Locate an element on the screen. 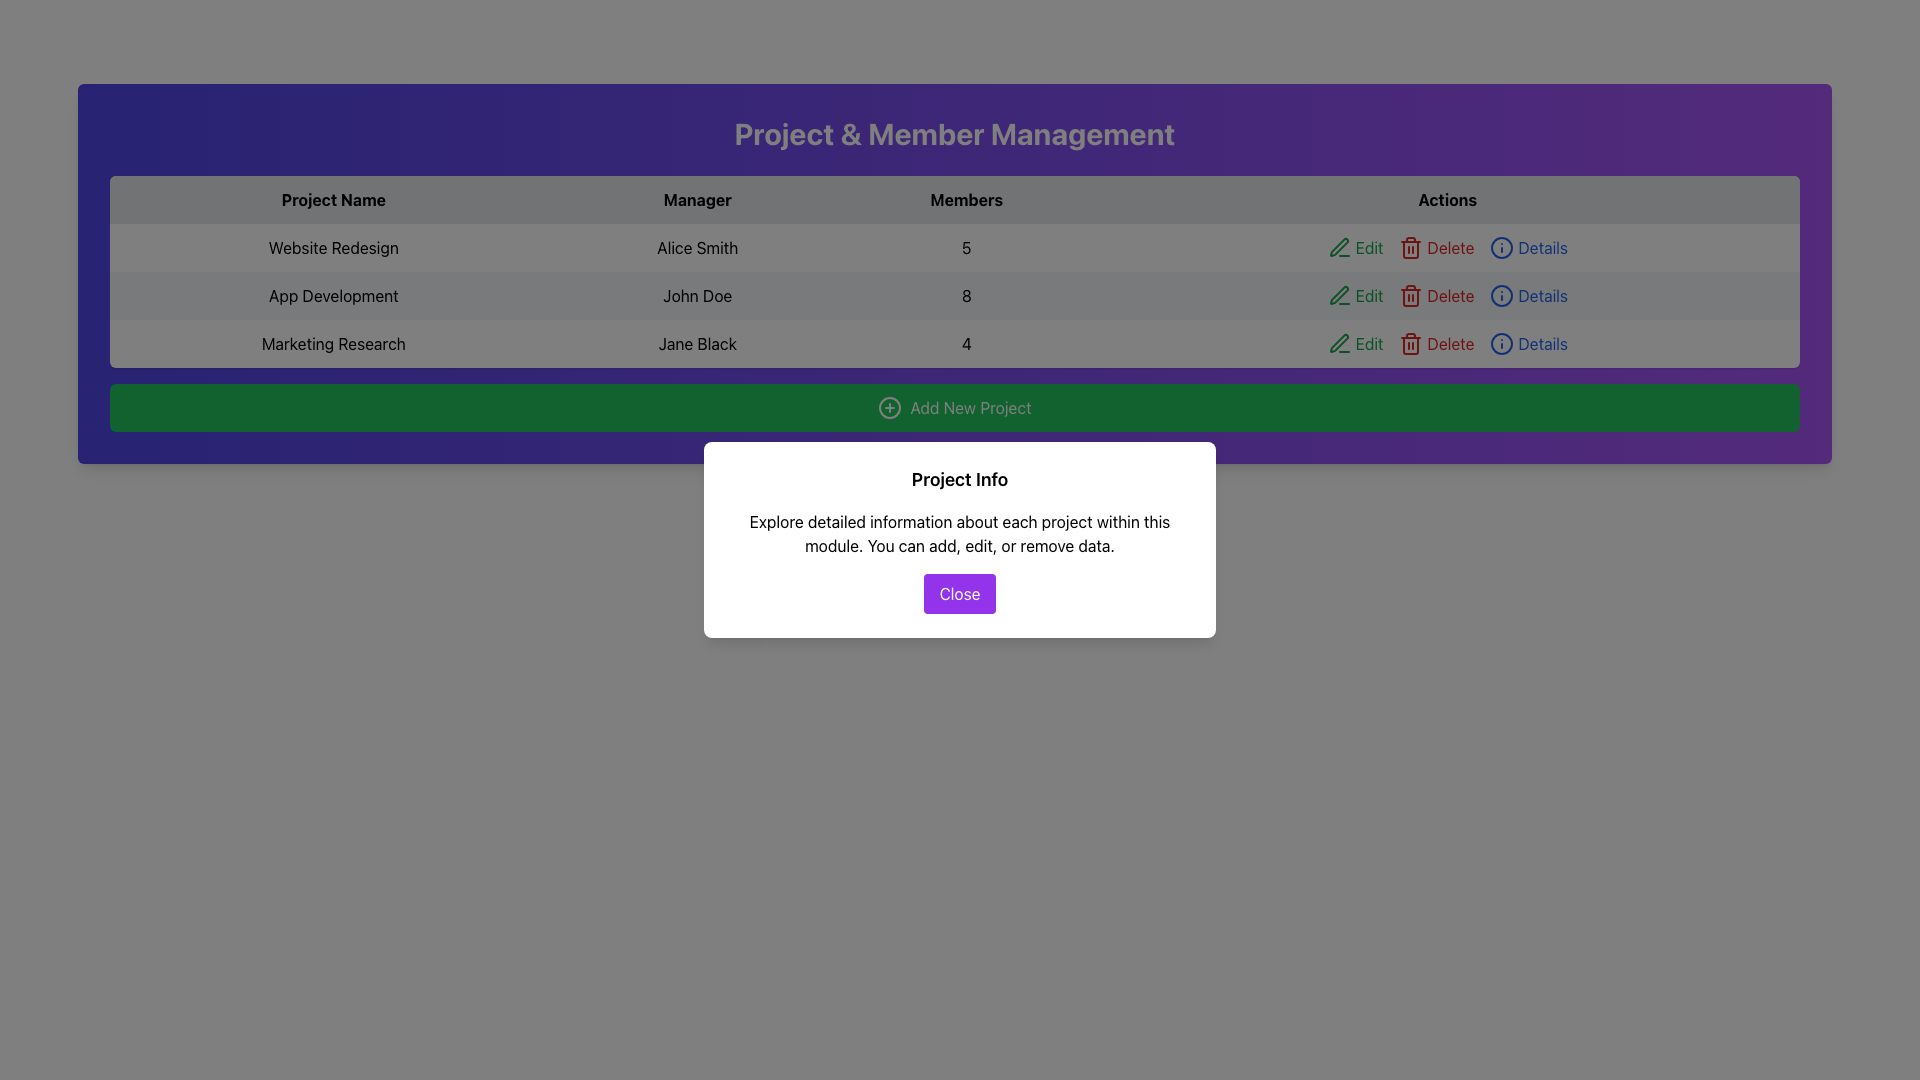 The height and width of the screenshot is (1080, 1920). centered text element displaying 'App Development' located in the second entry of the 'Project Name' column in the table is located at coordinates (333, 296).